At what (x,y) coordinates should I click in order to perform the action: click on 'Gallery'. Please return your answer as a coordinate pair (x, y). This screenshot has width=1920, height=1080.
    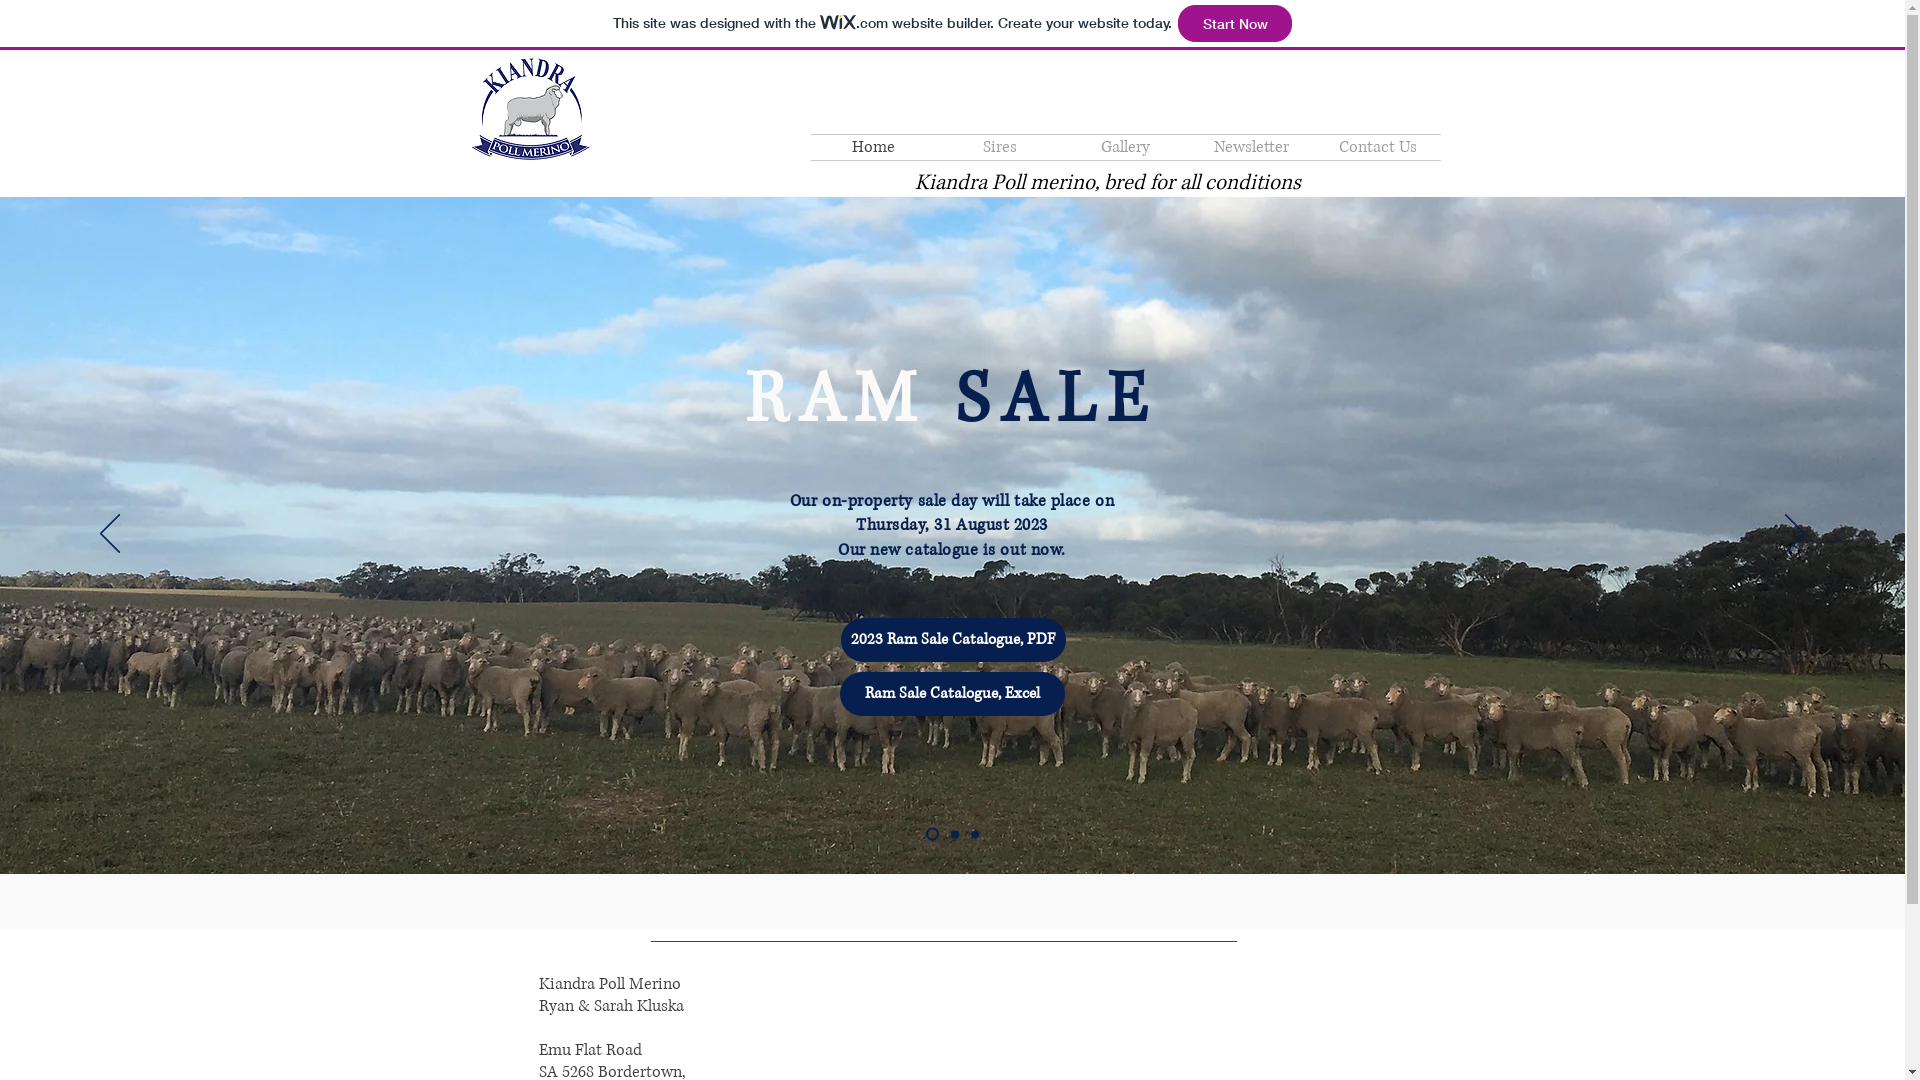
    Looking at the image, I should click on (1060, 146).